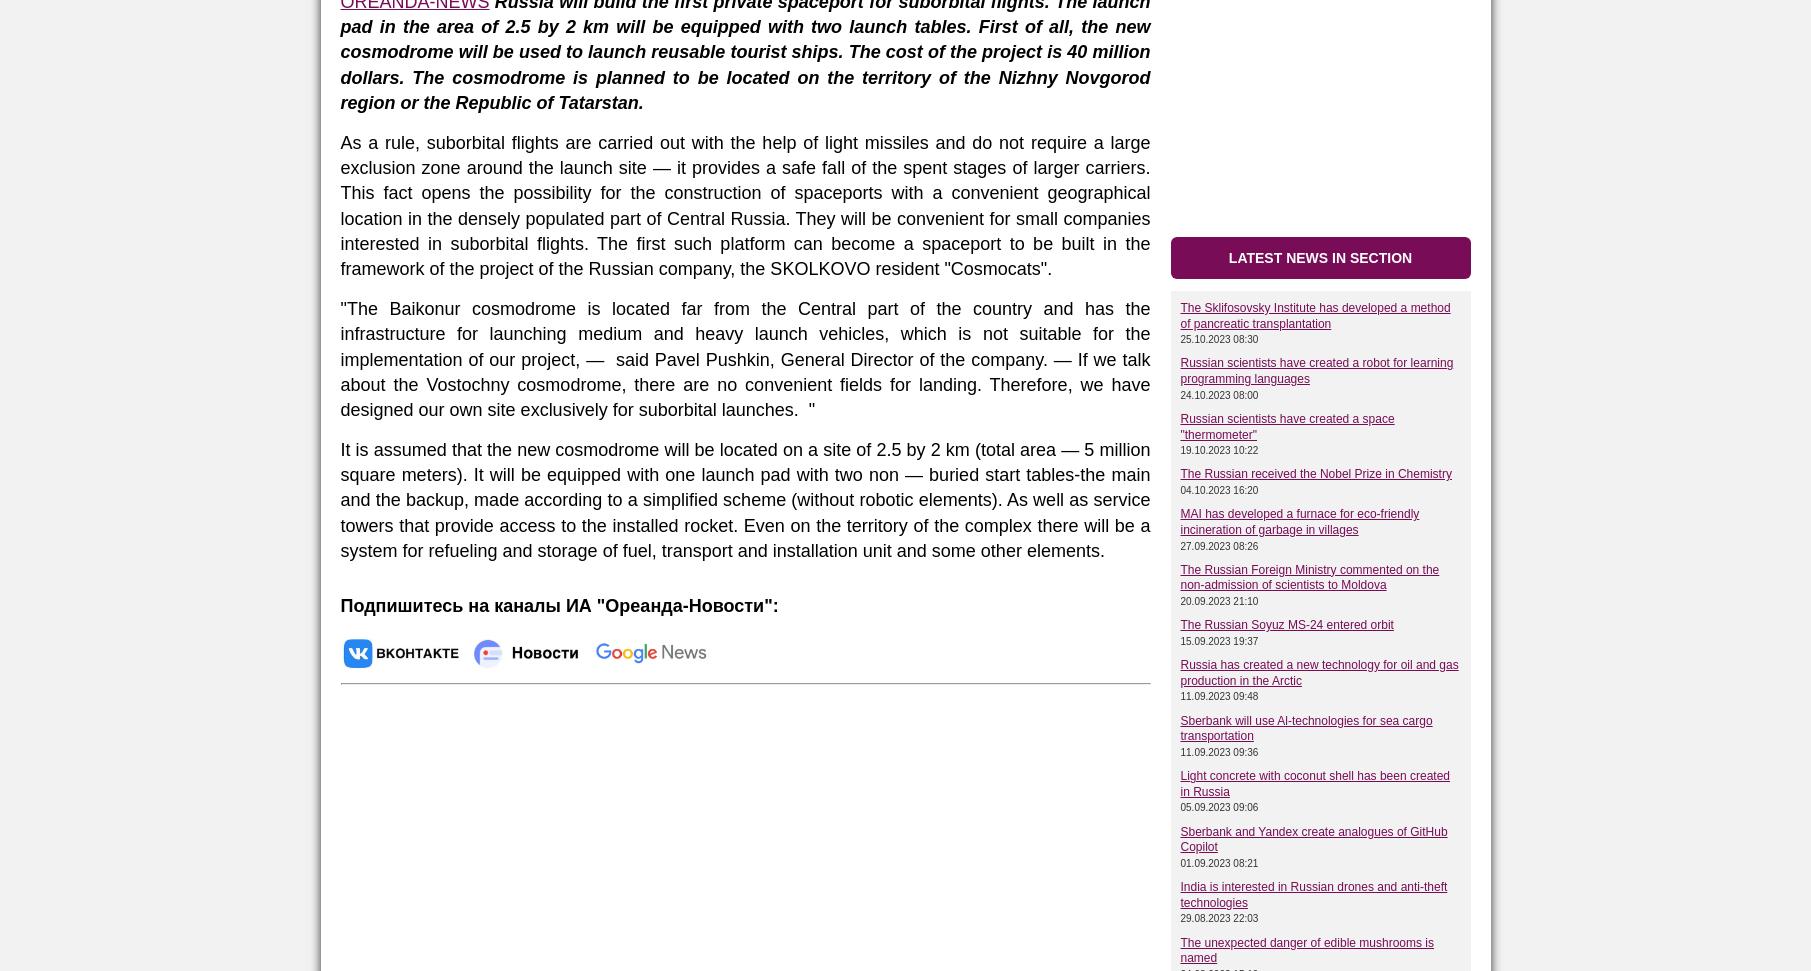  Describe the element at coordinates (744, 498) in the screenshot. I see `'It is assumed that the new cosmodrome will be located on a site of 2.5 by 2 km (total area — 5 million square meters). It will be equipped with one launch pad with two non — buried start tables-the main and the backup, made according to a simplified scheme (without robotic elements). As well as service towers that provide access to the installed rocket. Even on the territory of the complex there will be a system for refueling and storage of fuel, transport and installation unit and some other elements.'` at that location.